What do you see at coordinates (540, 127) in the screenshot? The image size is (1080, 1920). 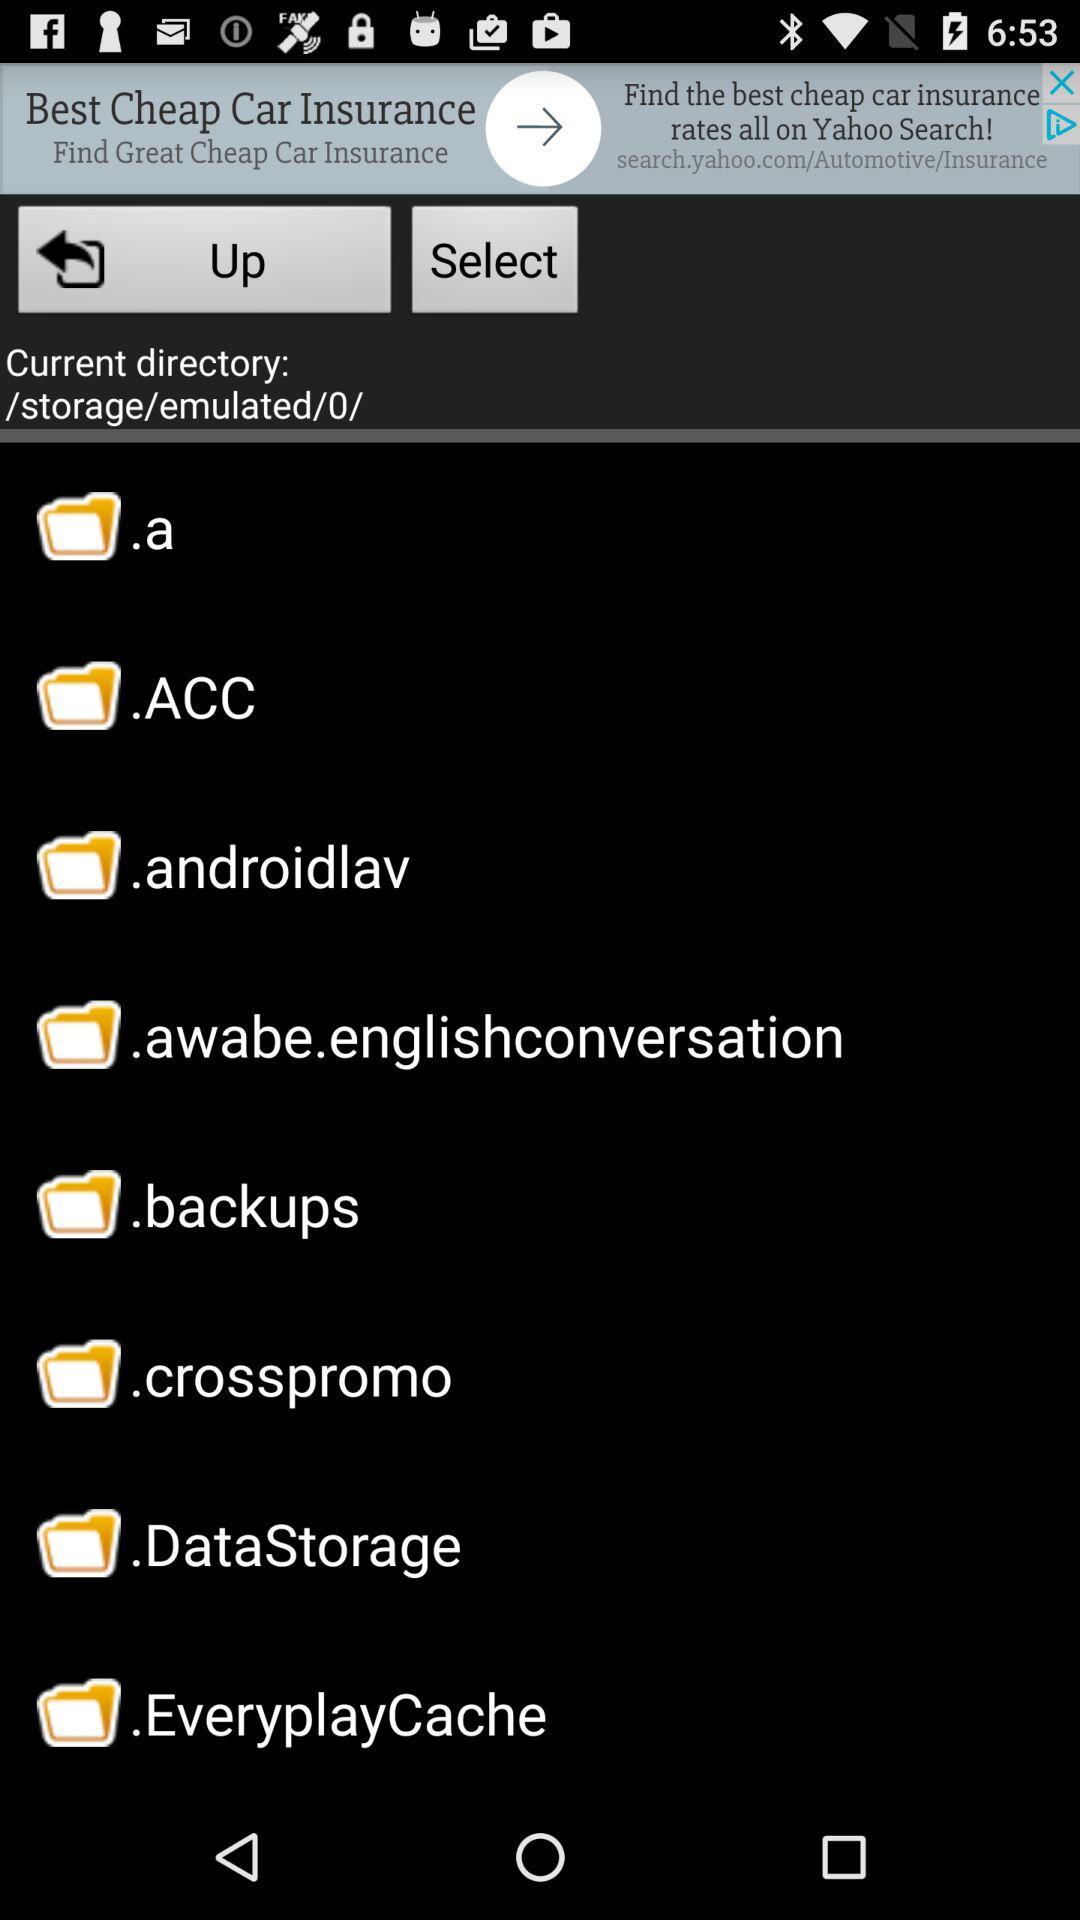 I see `opens a advertisement` at bounding box center [540, 127].